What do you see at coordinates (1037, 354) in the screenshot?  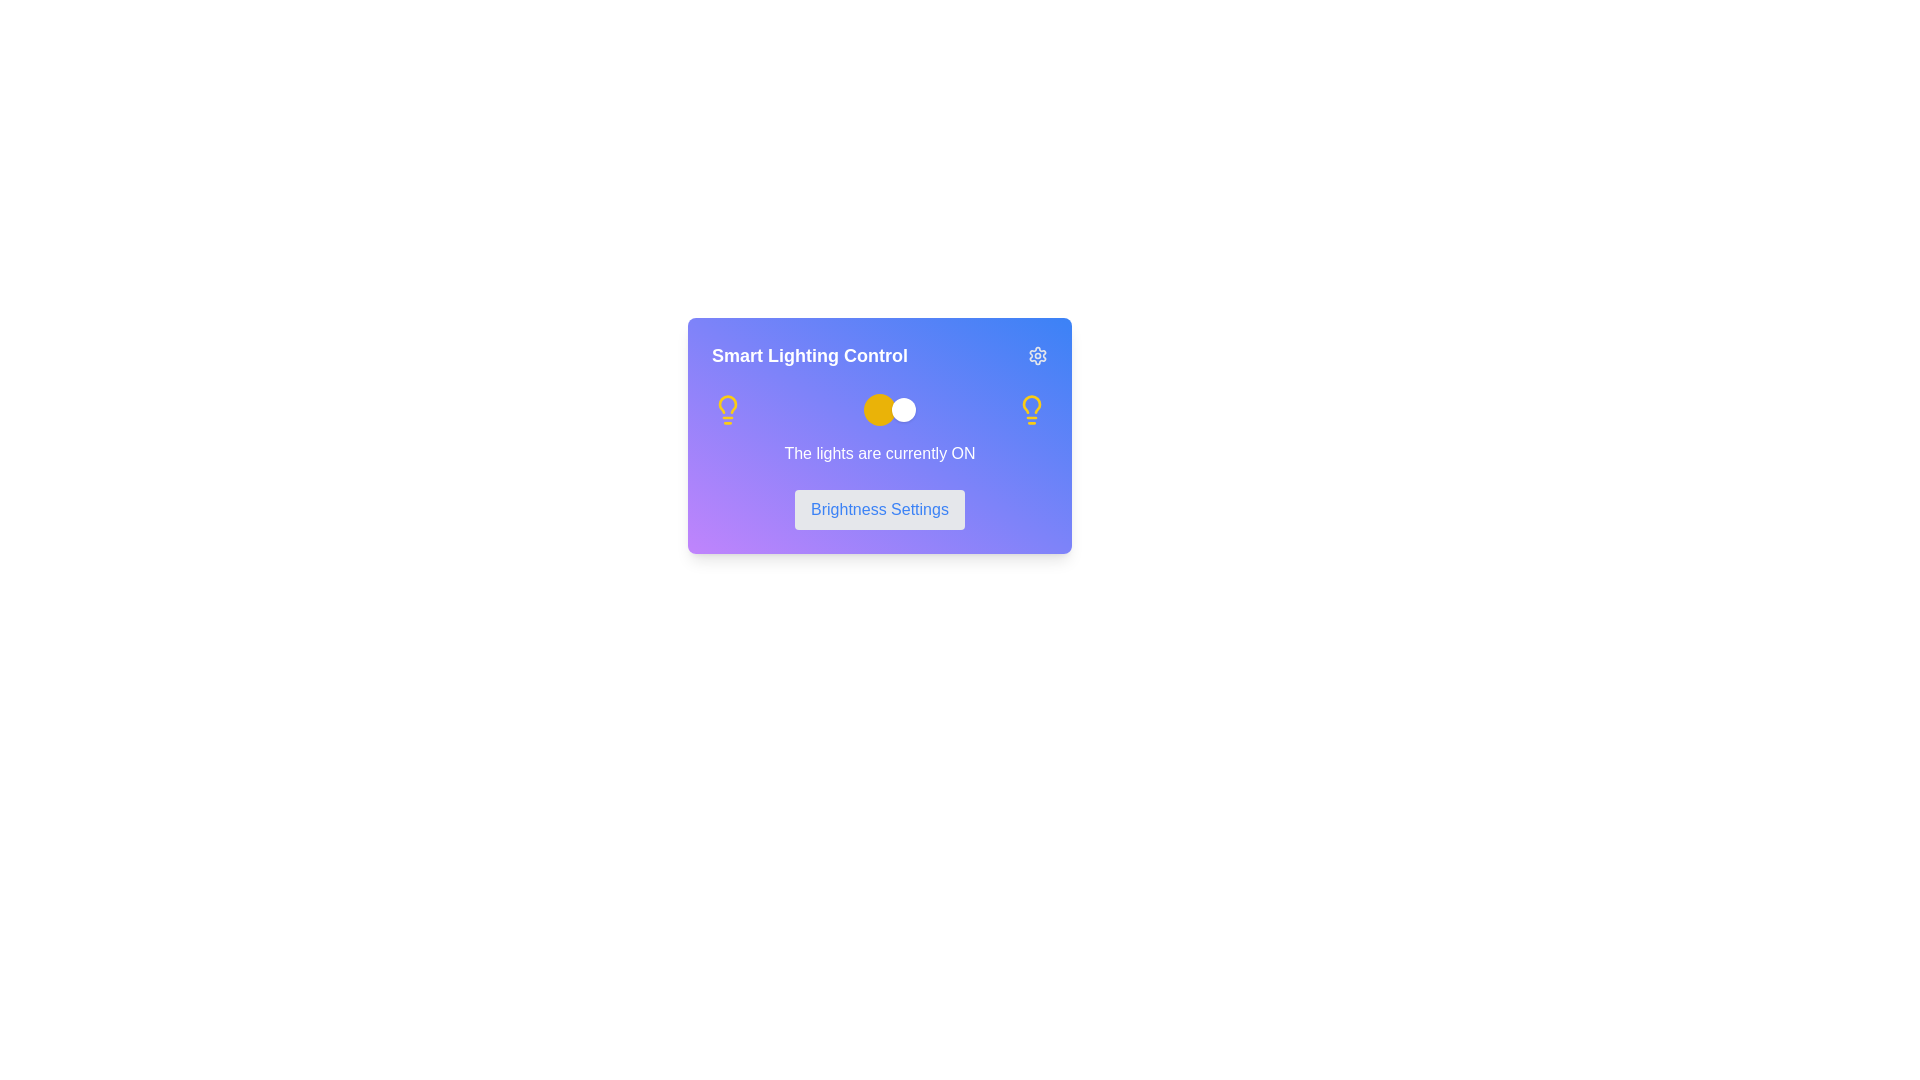 I see `the gear icon located in the top-right corner of the card interface` at bounding box center [1037, 354].